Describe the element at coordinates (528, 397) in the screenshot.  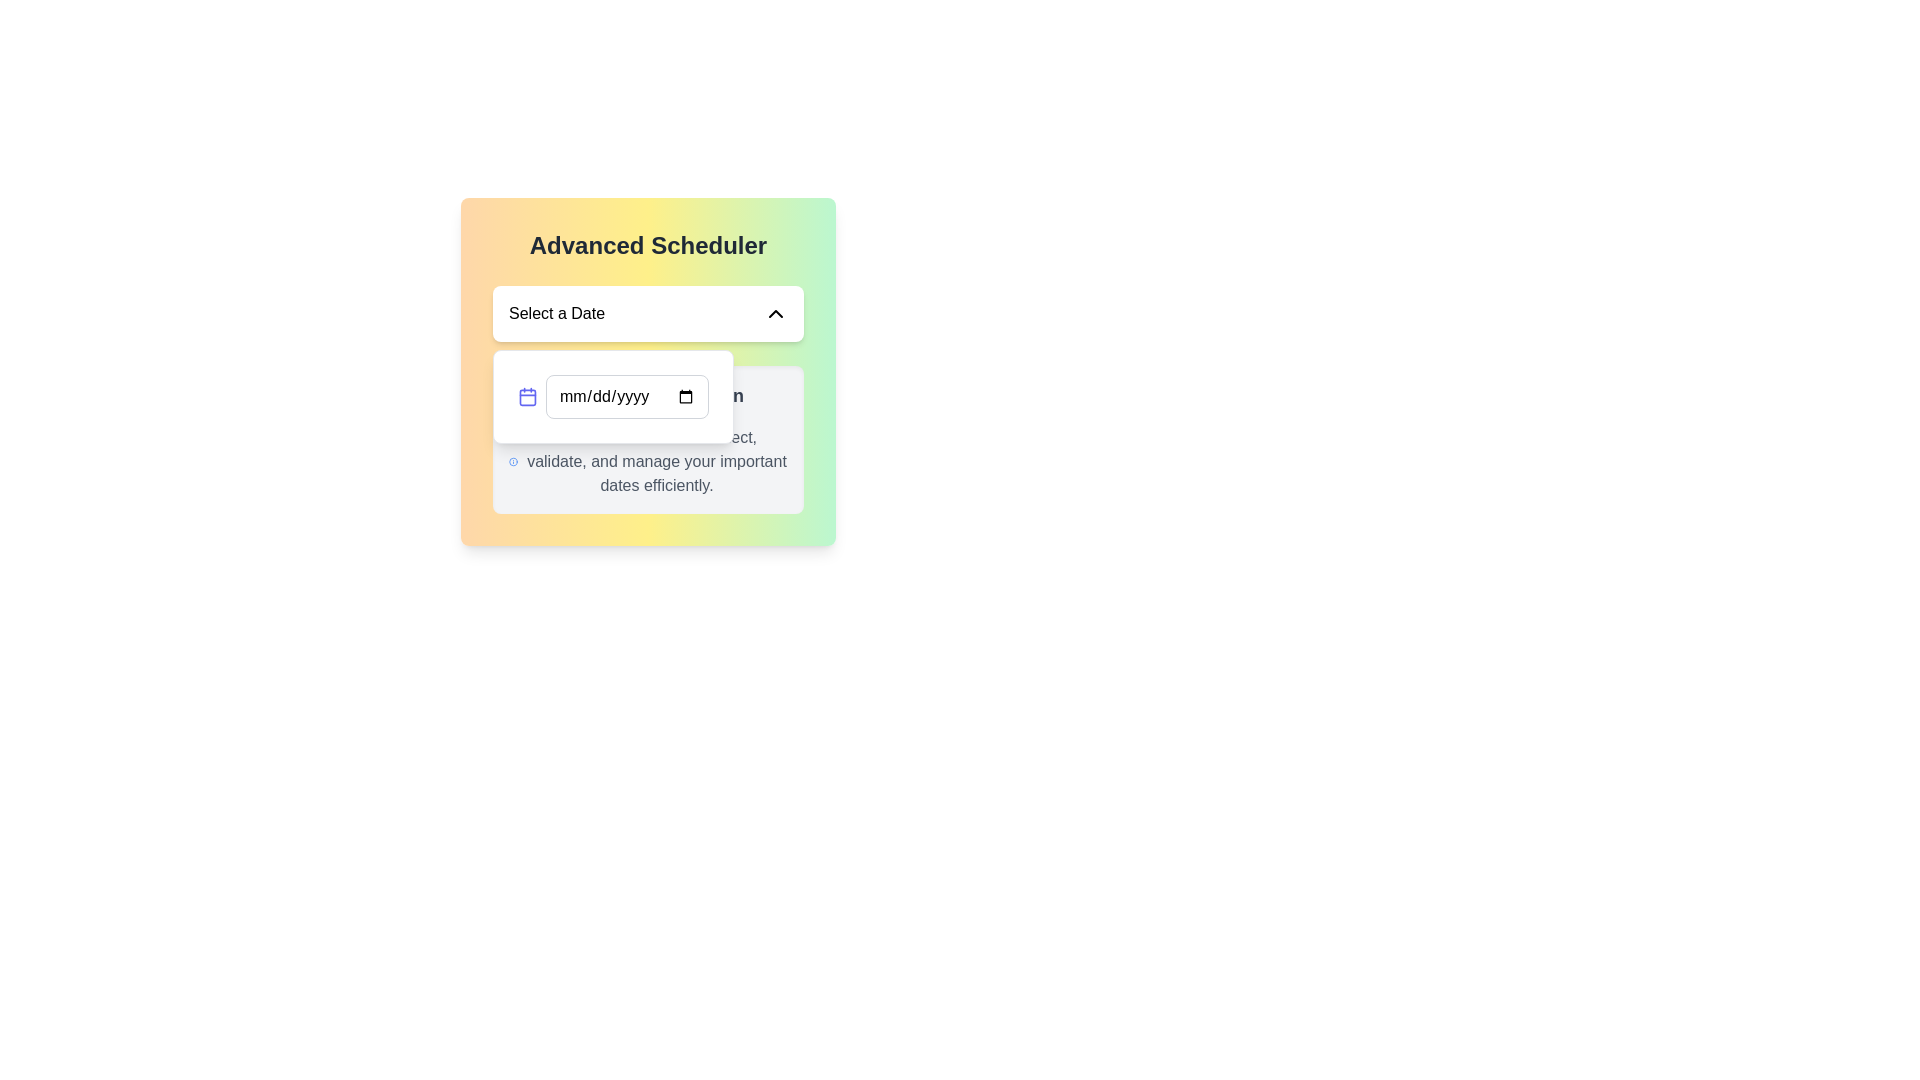
I see `the calendar icon, which is styled with a rectangular border outline and has a central date display, located on the left side of the date input field in the date selection widget` at that location.